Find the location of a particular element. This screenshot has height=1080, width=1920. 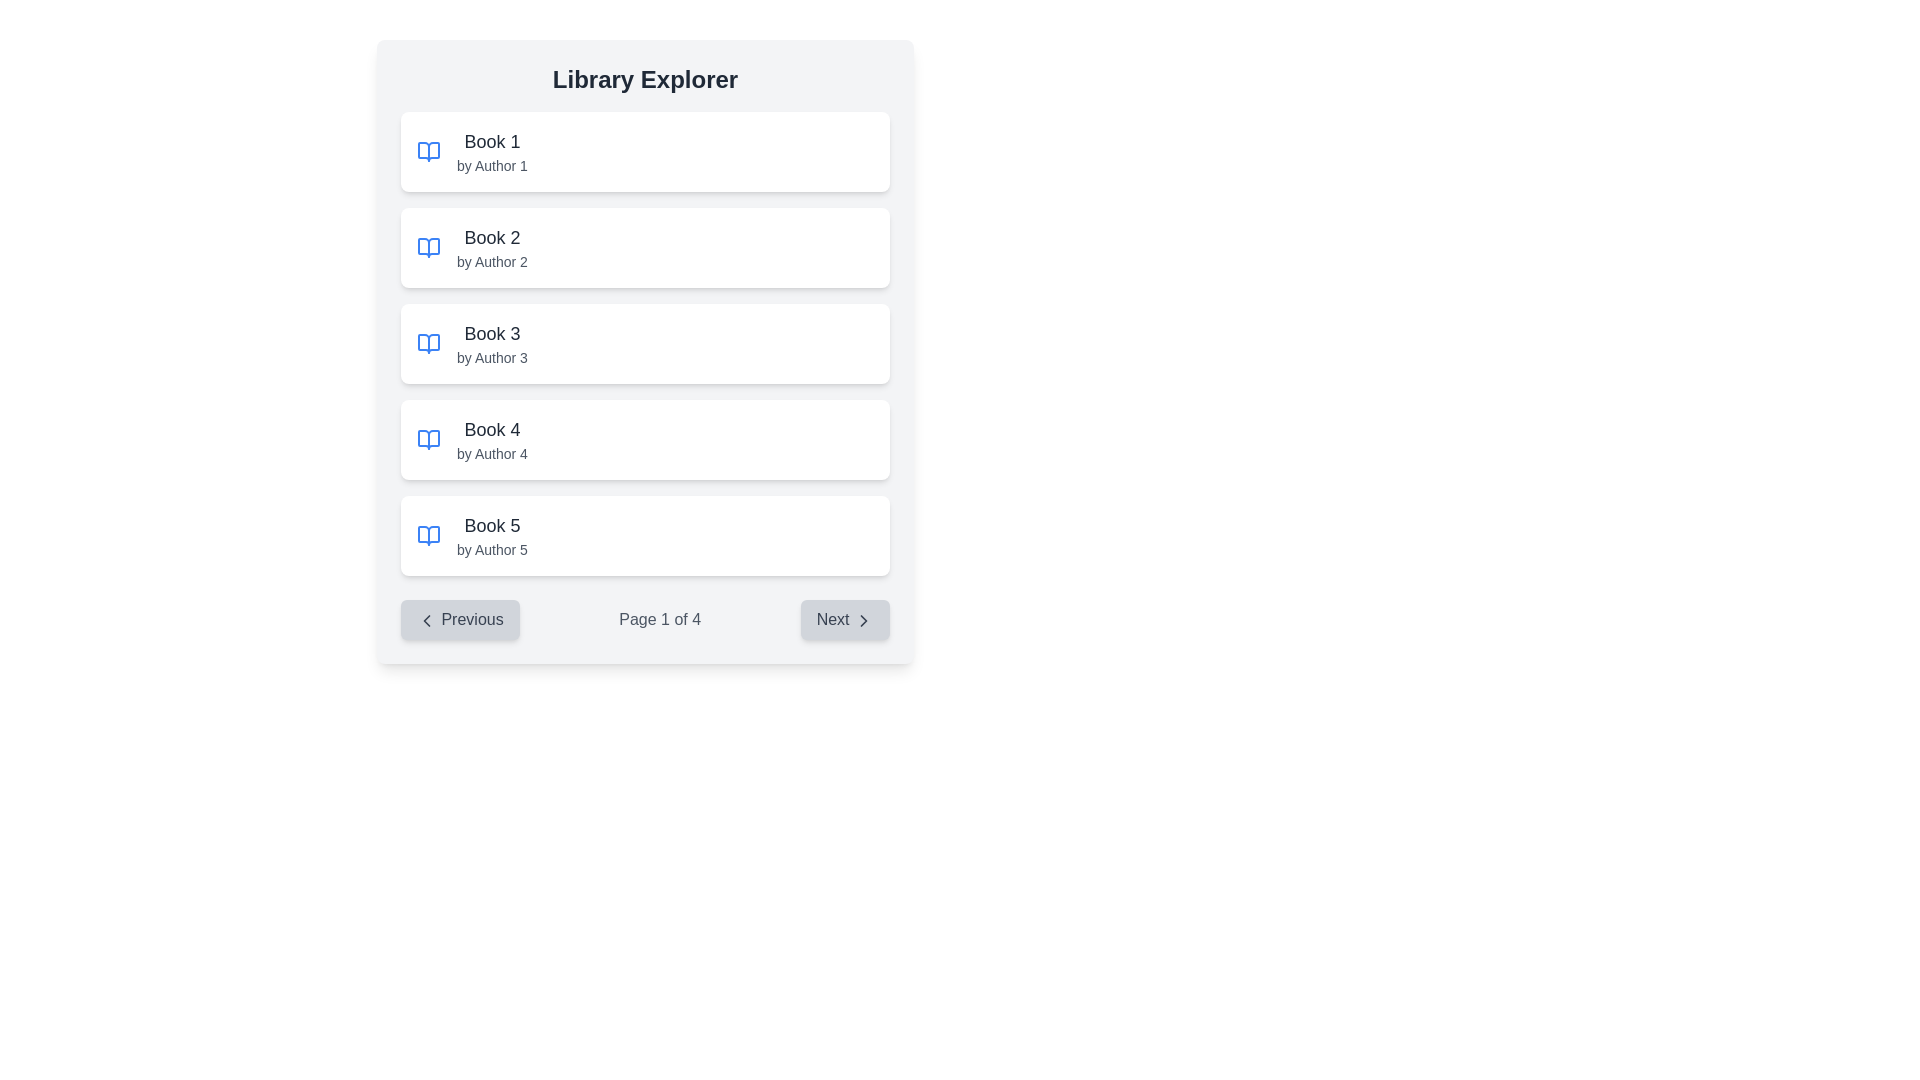

the fourth book entry is located at coordinates (645, 438).